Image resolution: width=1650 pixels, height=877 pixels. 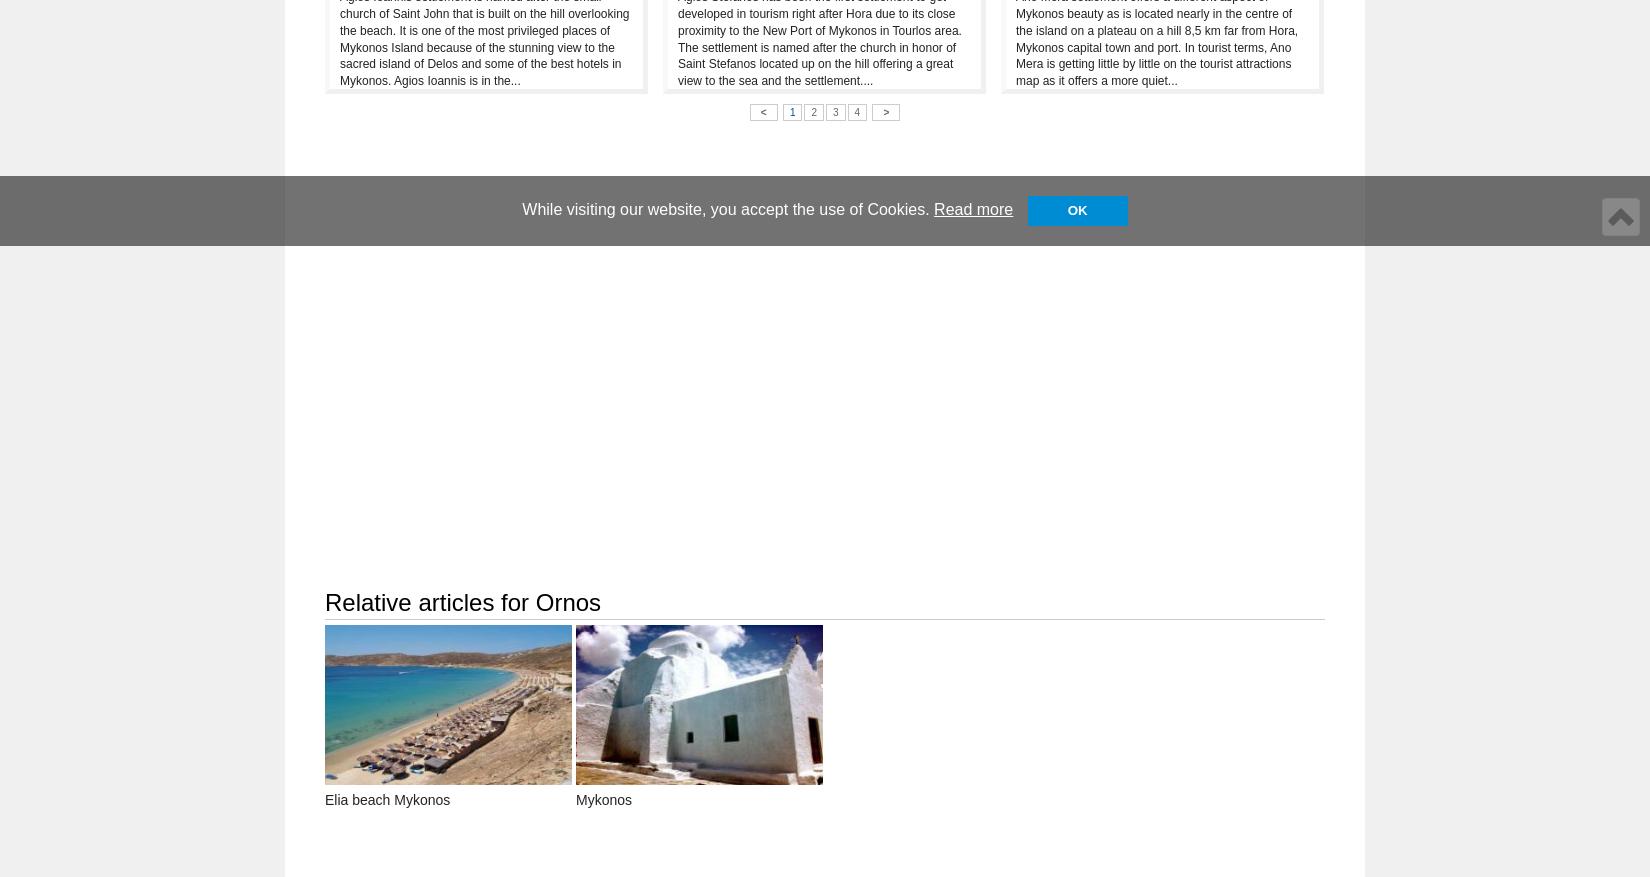 What do you see at coordinates (812, 111) in the screenshot?
I see `'2'` at bounding box center [812, 111].